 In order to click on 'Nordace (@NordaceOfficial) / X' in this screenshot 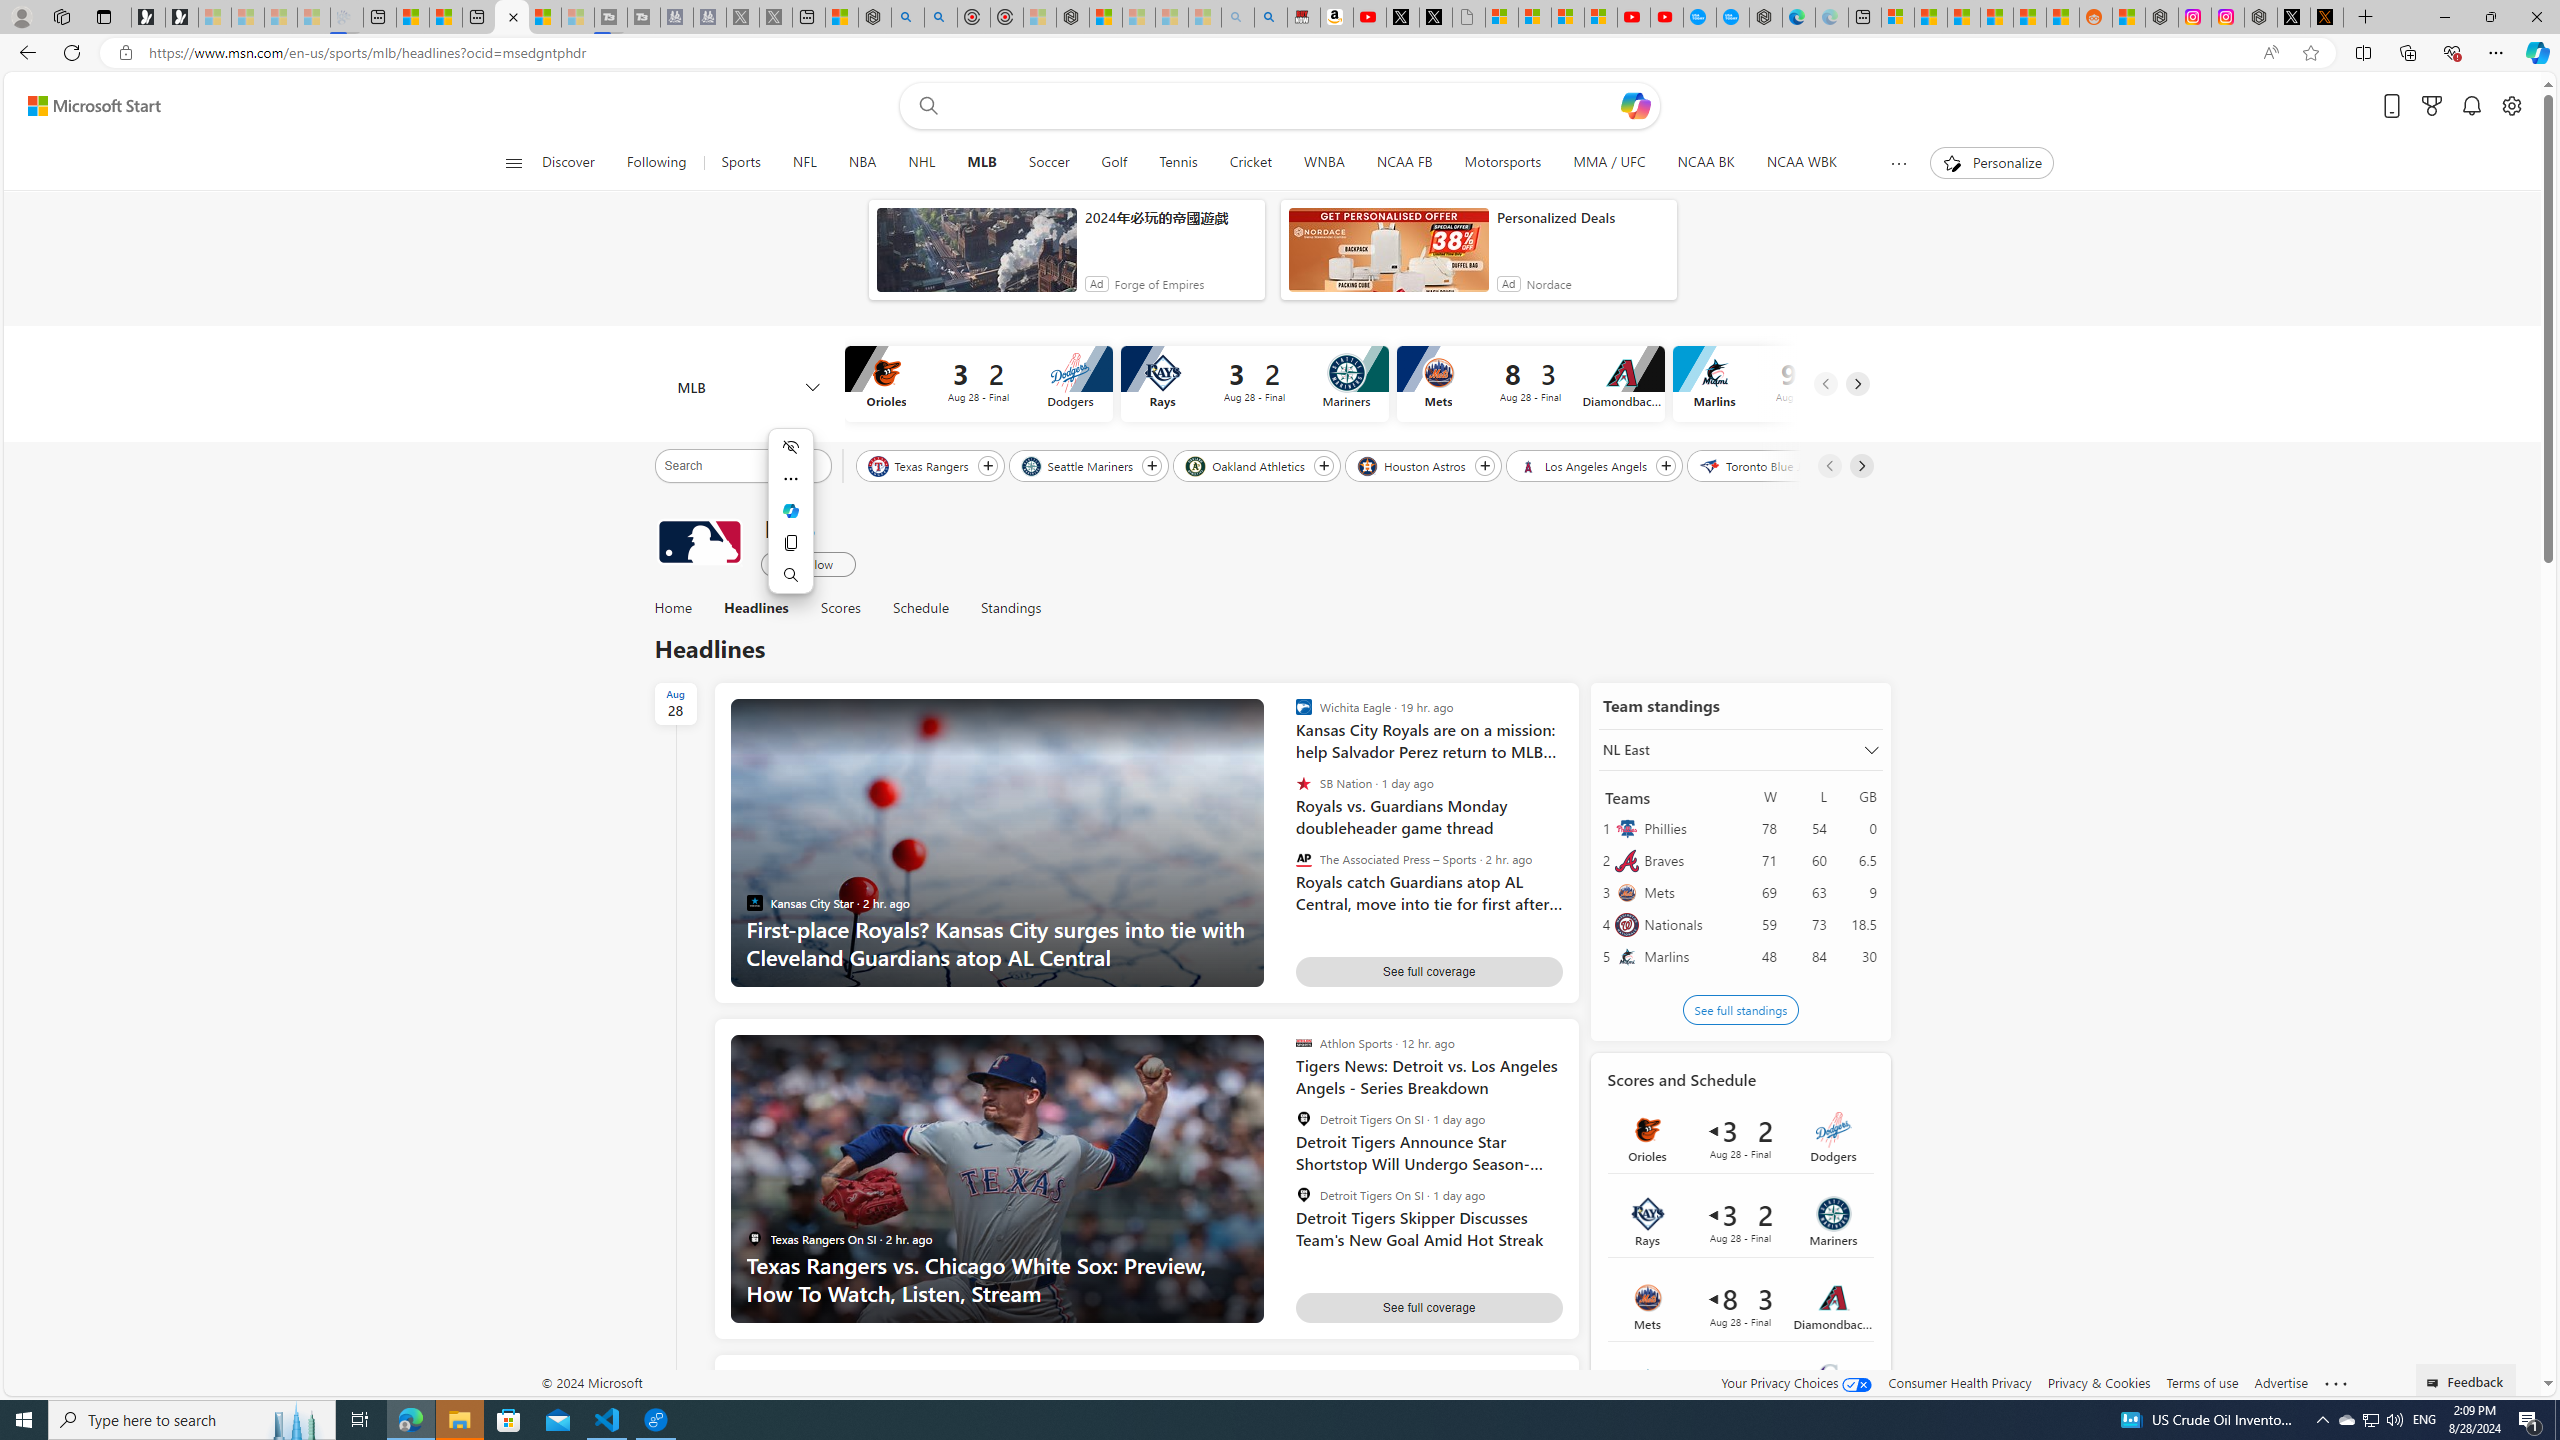, I will do `click(2292, 16)`.